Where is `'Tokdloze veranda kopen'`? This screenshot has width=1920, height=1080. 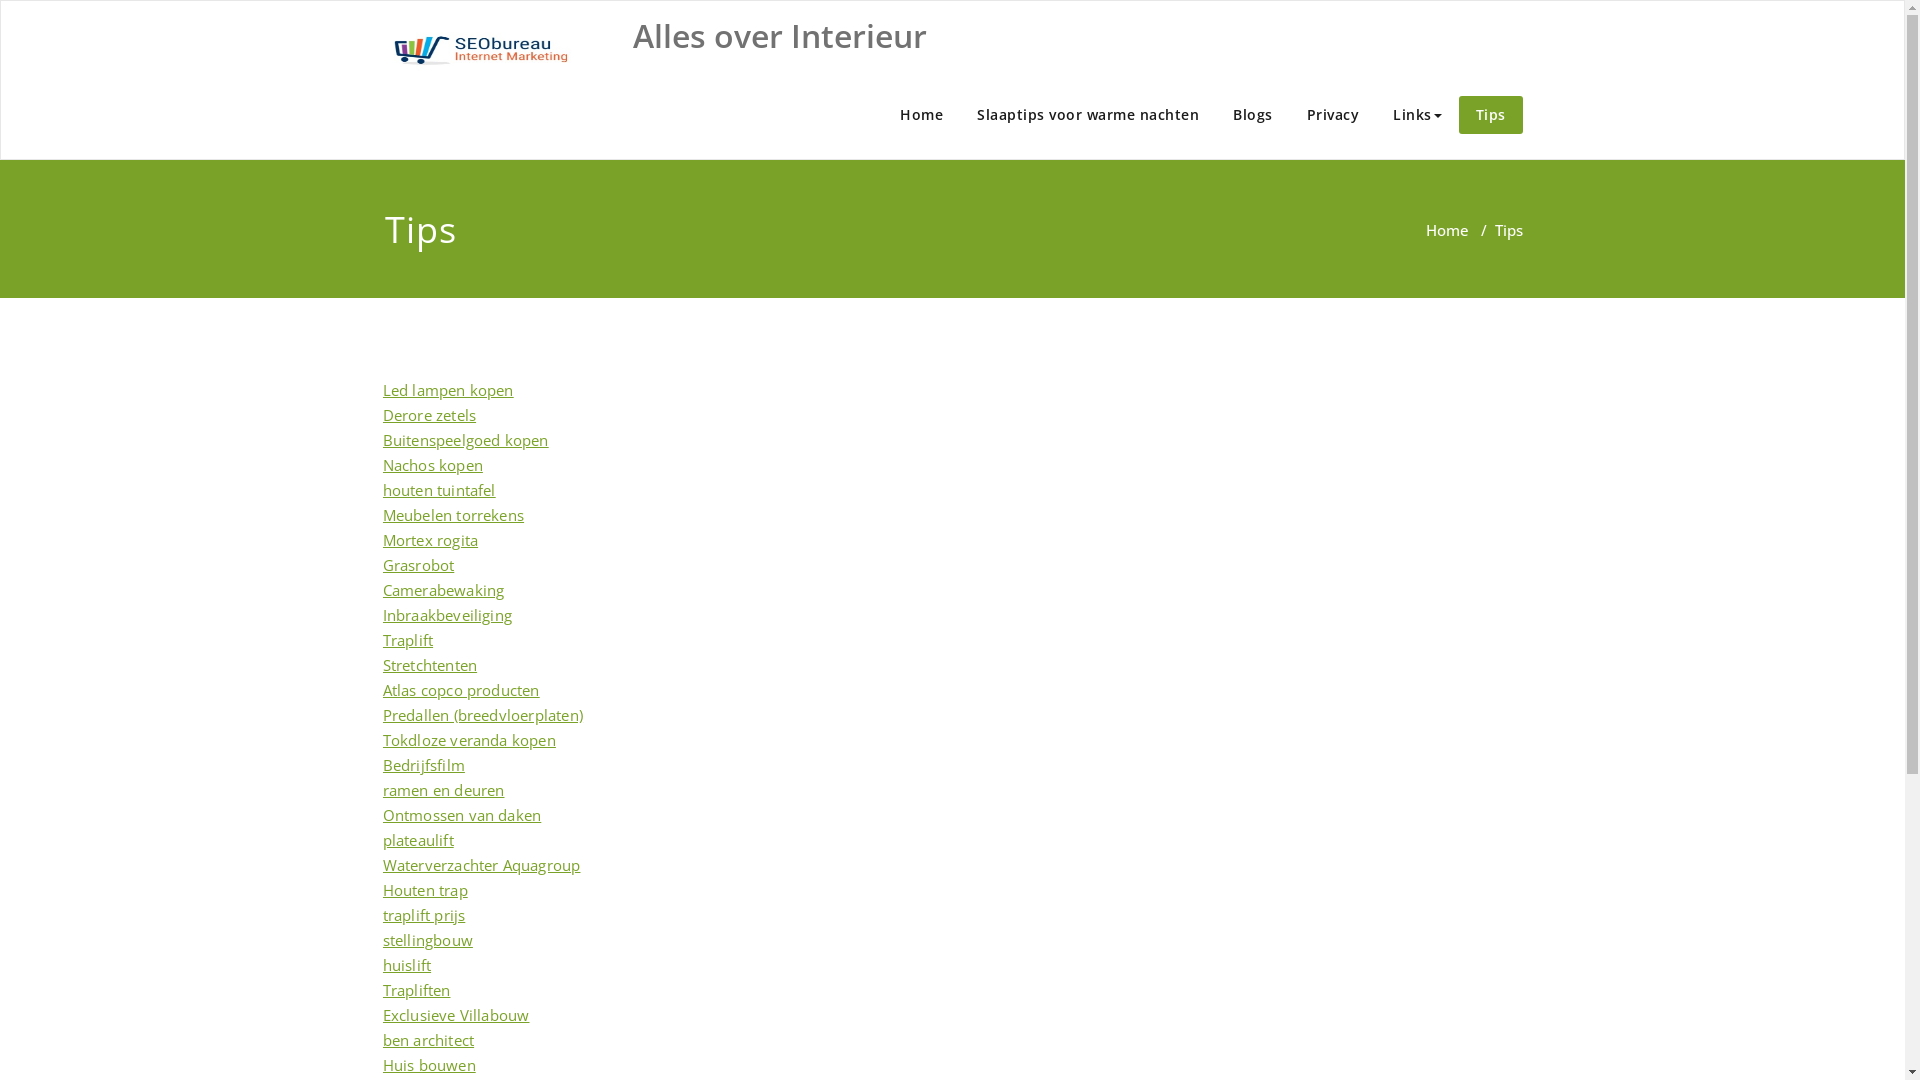
'Tokdloze veranda kopen' is located at coordinates (467, 740).